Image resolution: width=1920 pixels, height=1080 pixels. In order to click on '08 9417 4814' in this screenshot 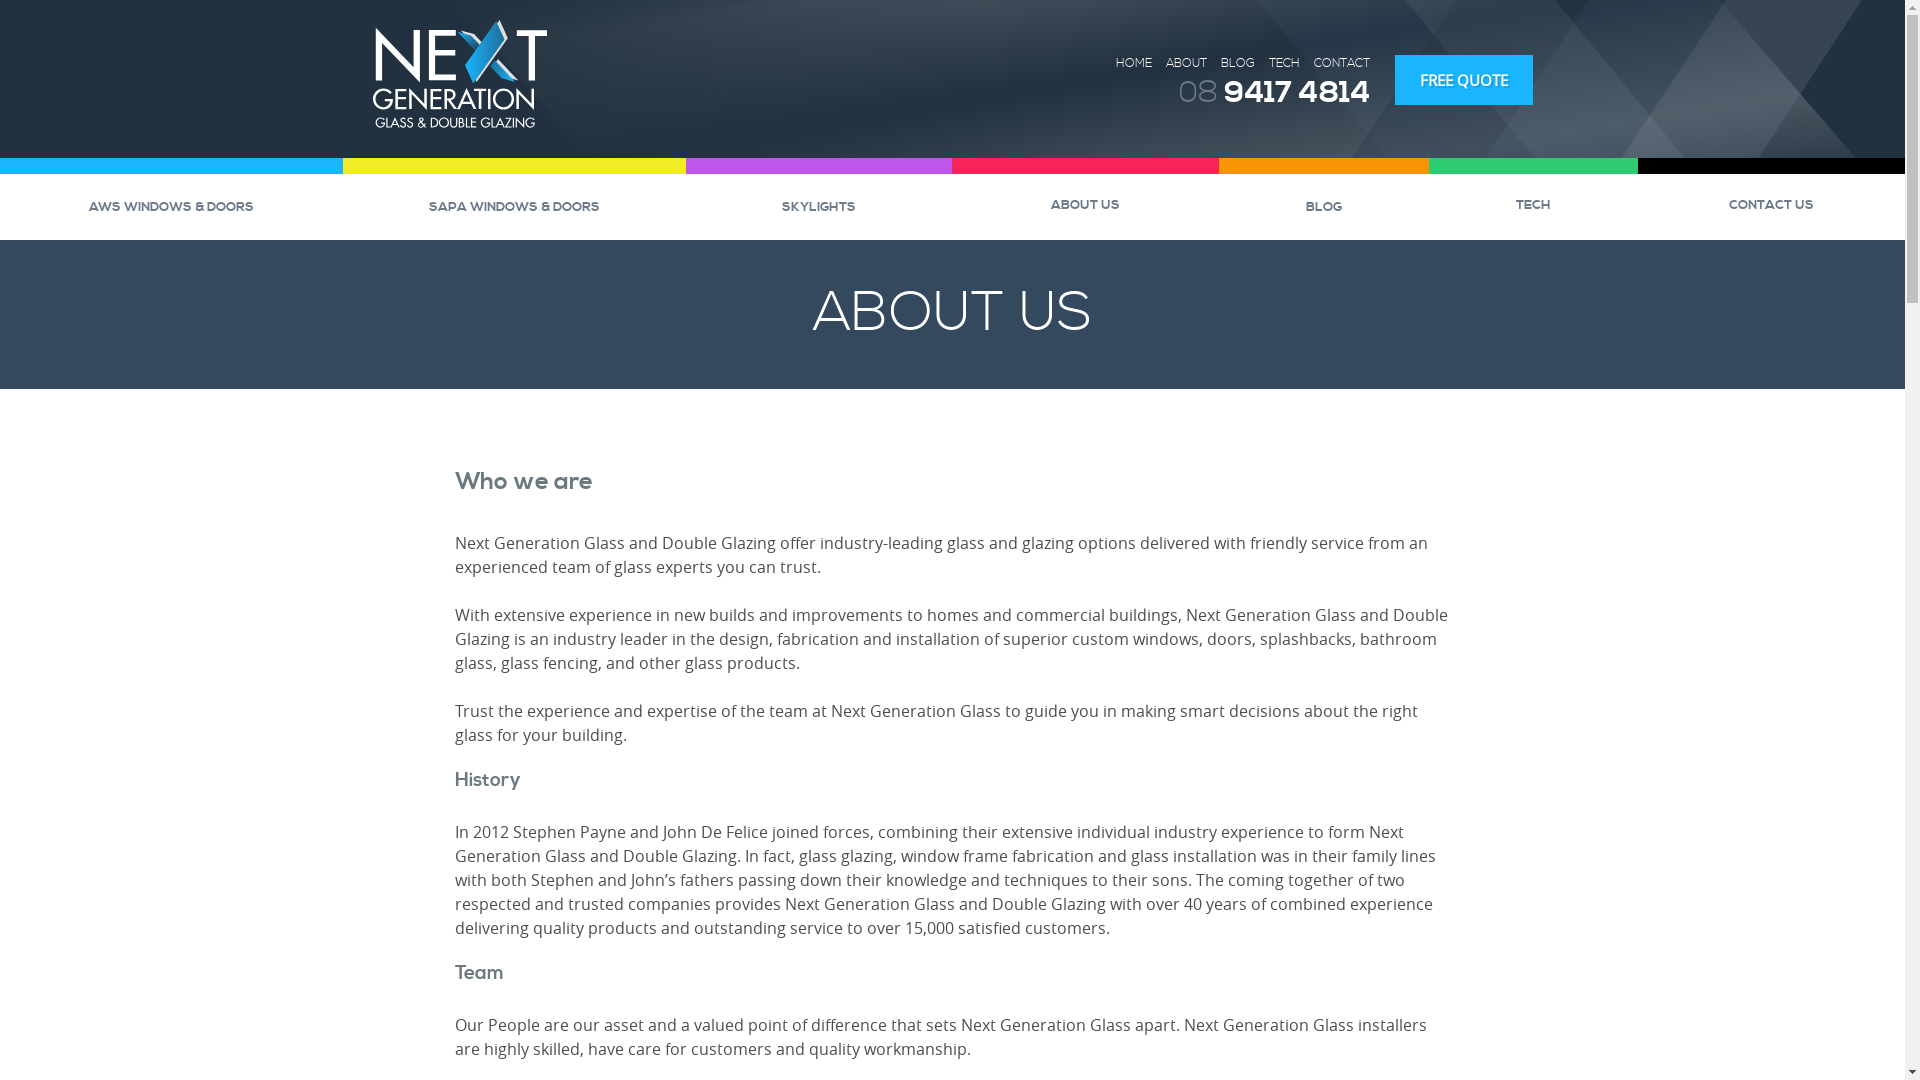, I will do `click(1272, 92)`.